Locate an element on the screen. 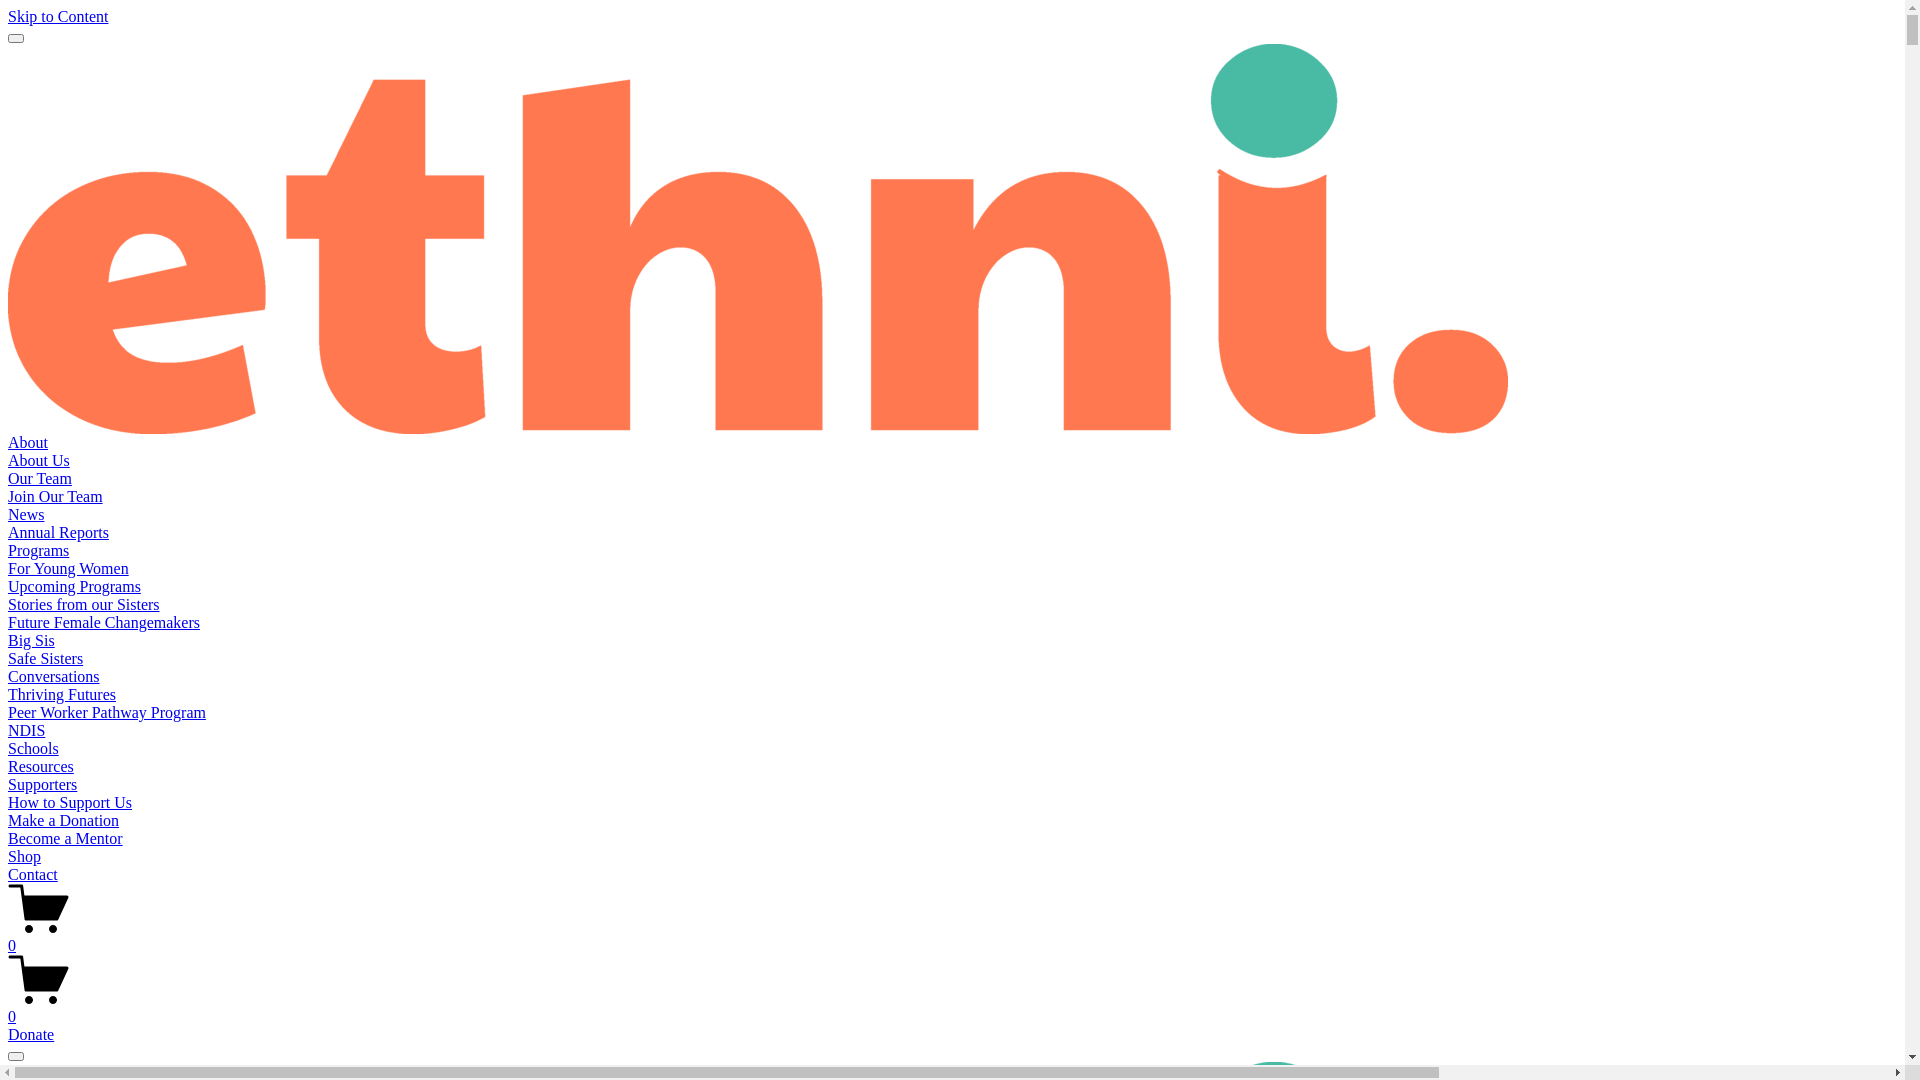  'Our Team' is located at coordinates (39, 478).